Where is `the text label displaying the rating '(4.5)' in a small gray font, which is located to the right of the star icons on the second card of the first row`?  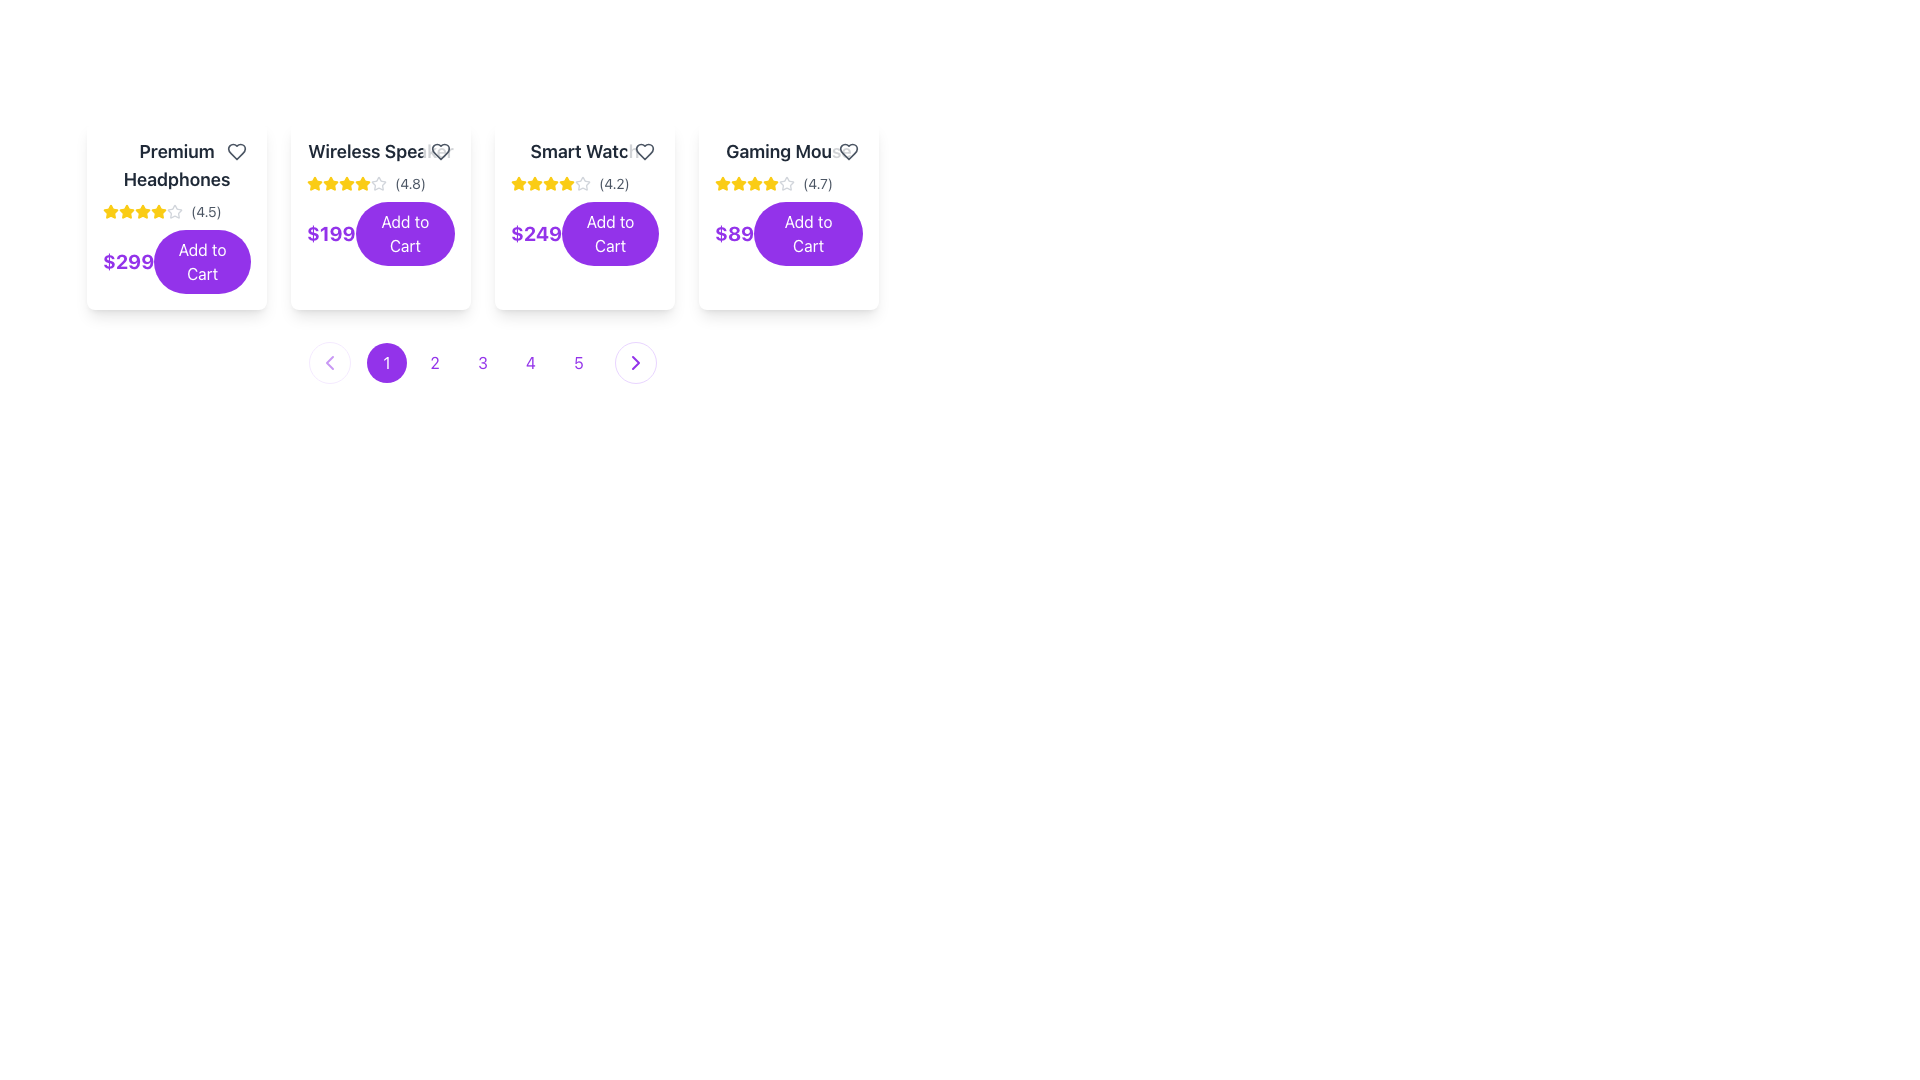
the text label displaying the rating '(4.5)' in a small gray font, which is located to the right of the star icons on the second card of the first row is located at coordinates (206, 212).